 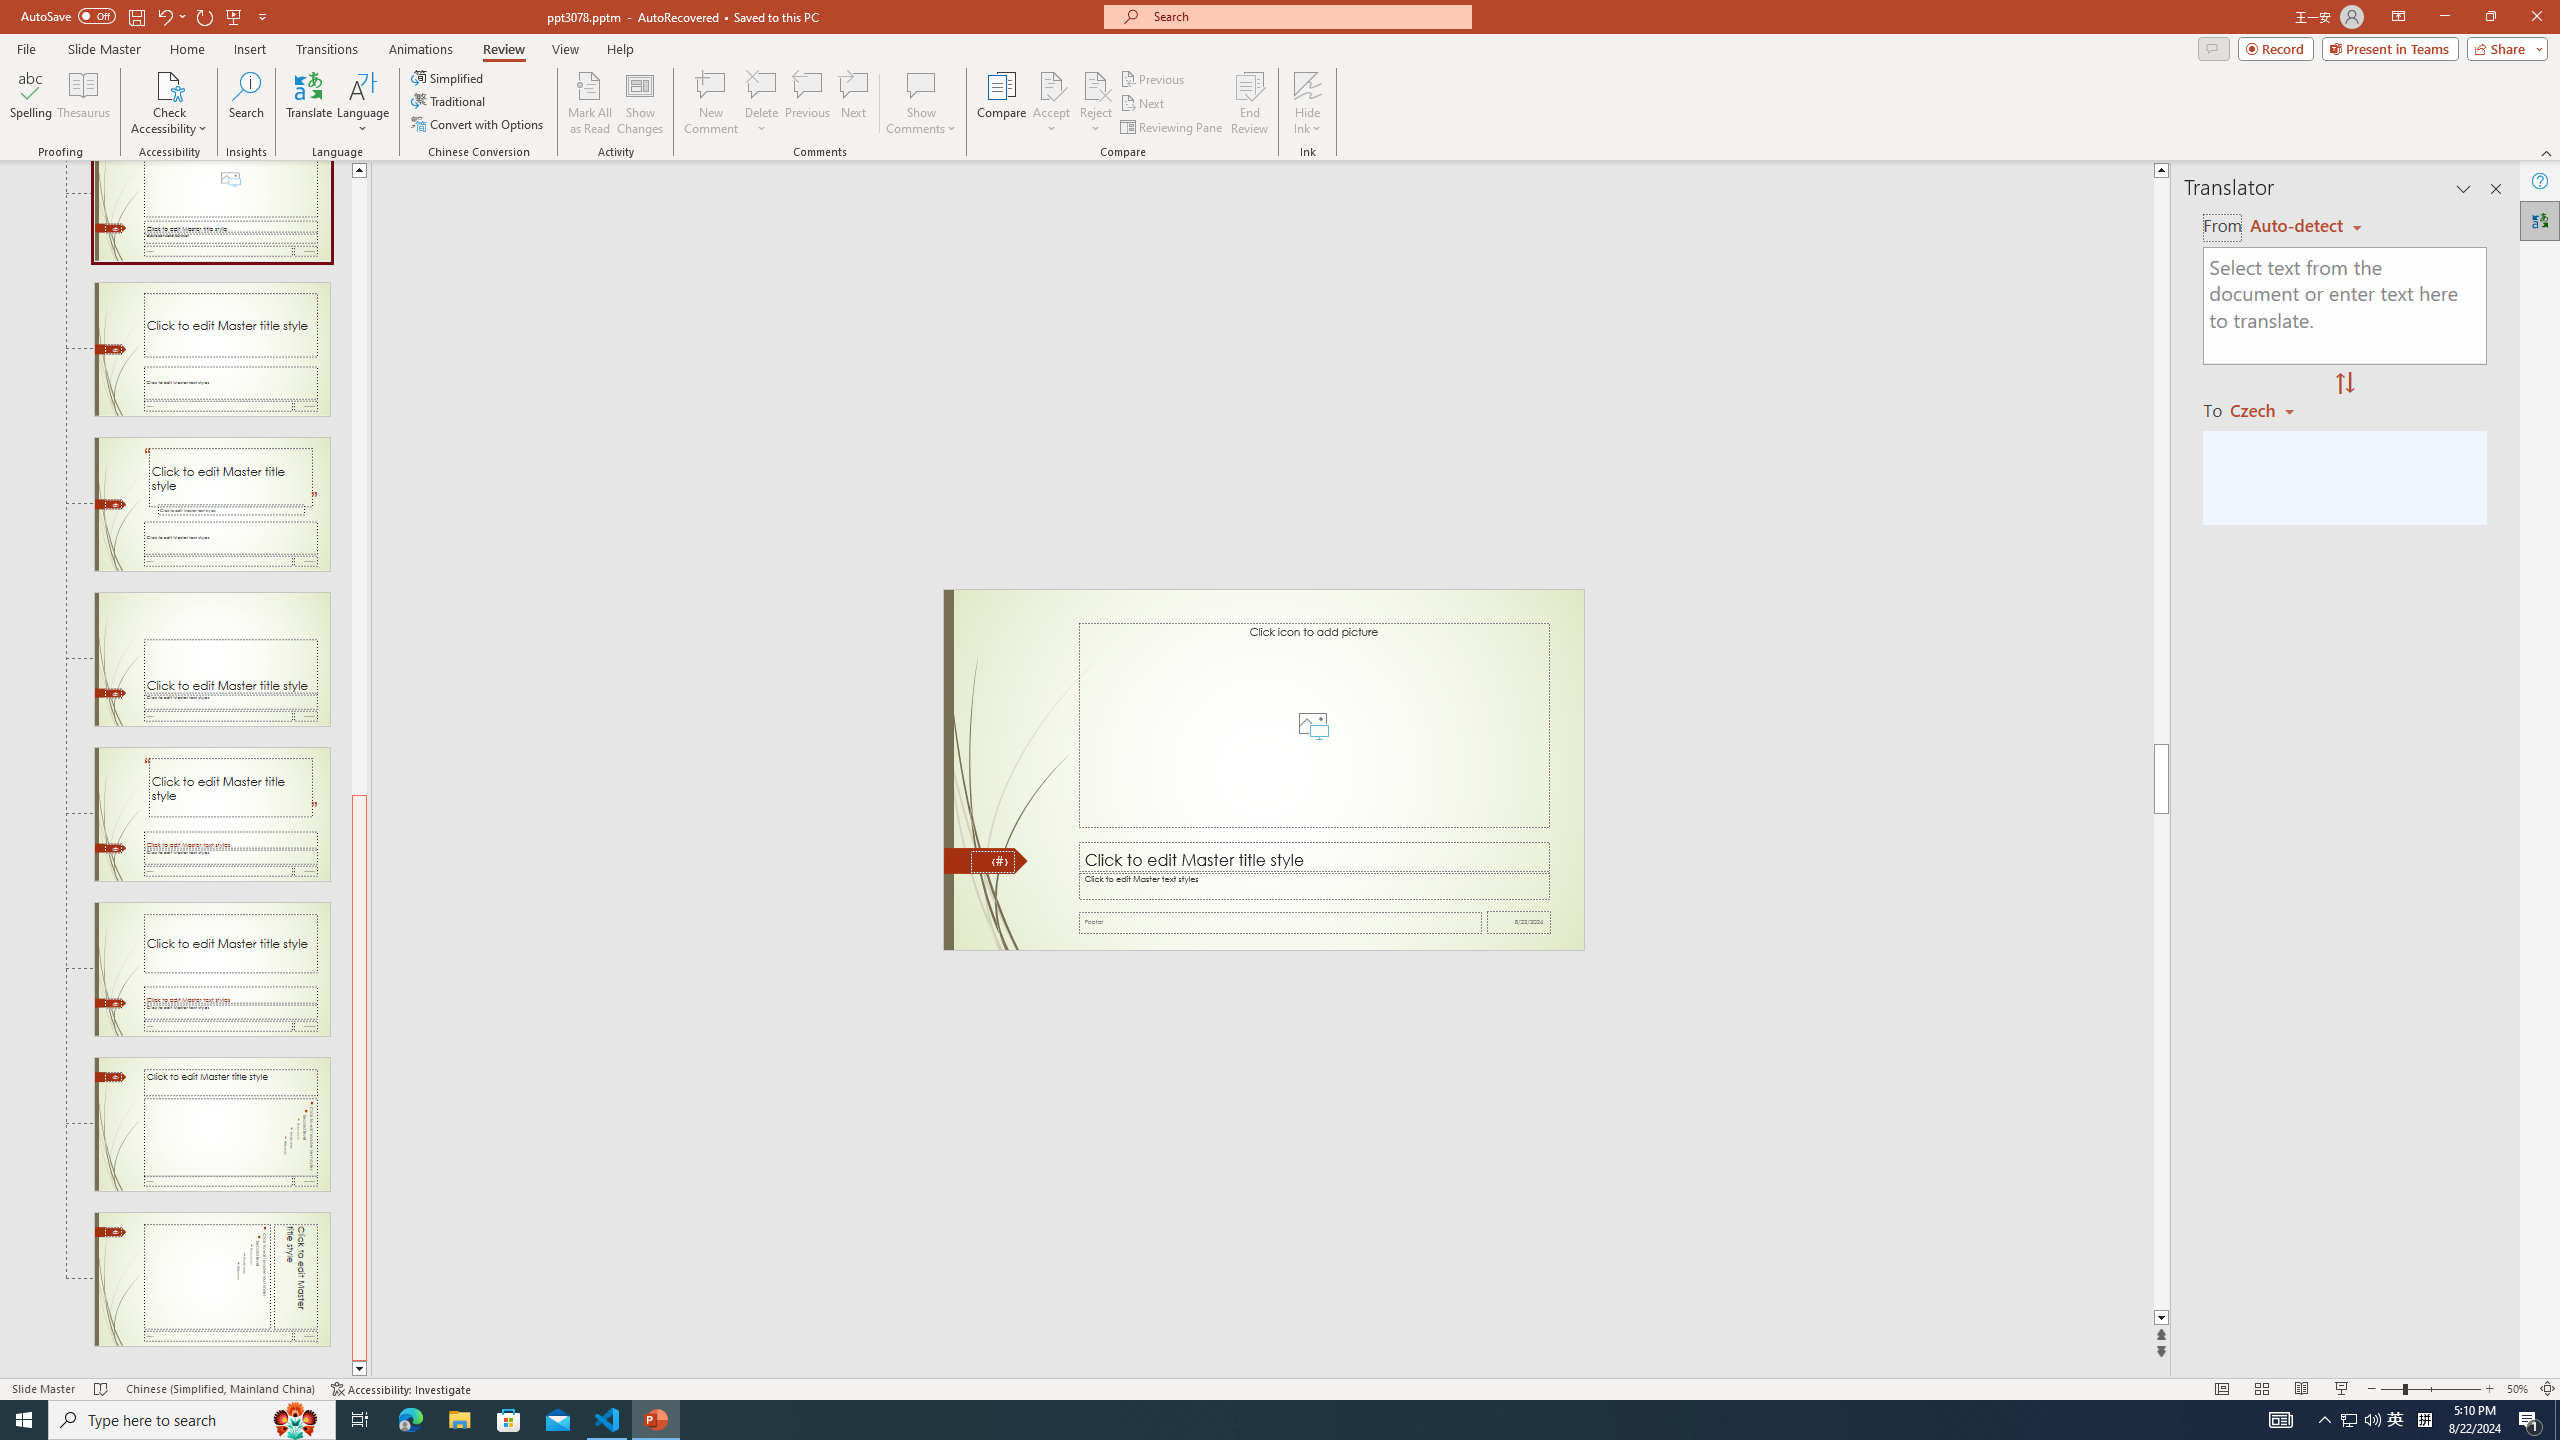 What do you see at coordinates (709, 103) in the screenshot?
I see `'New Comment'` at bounding box center [709, 103].